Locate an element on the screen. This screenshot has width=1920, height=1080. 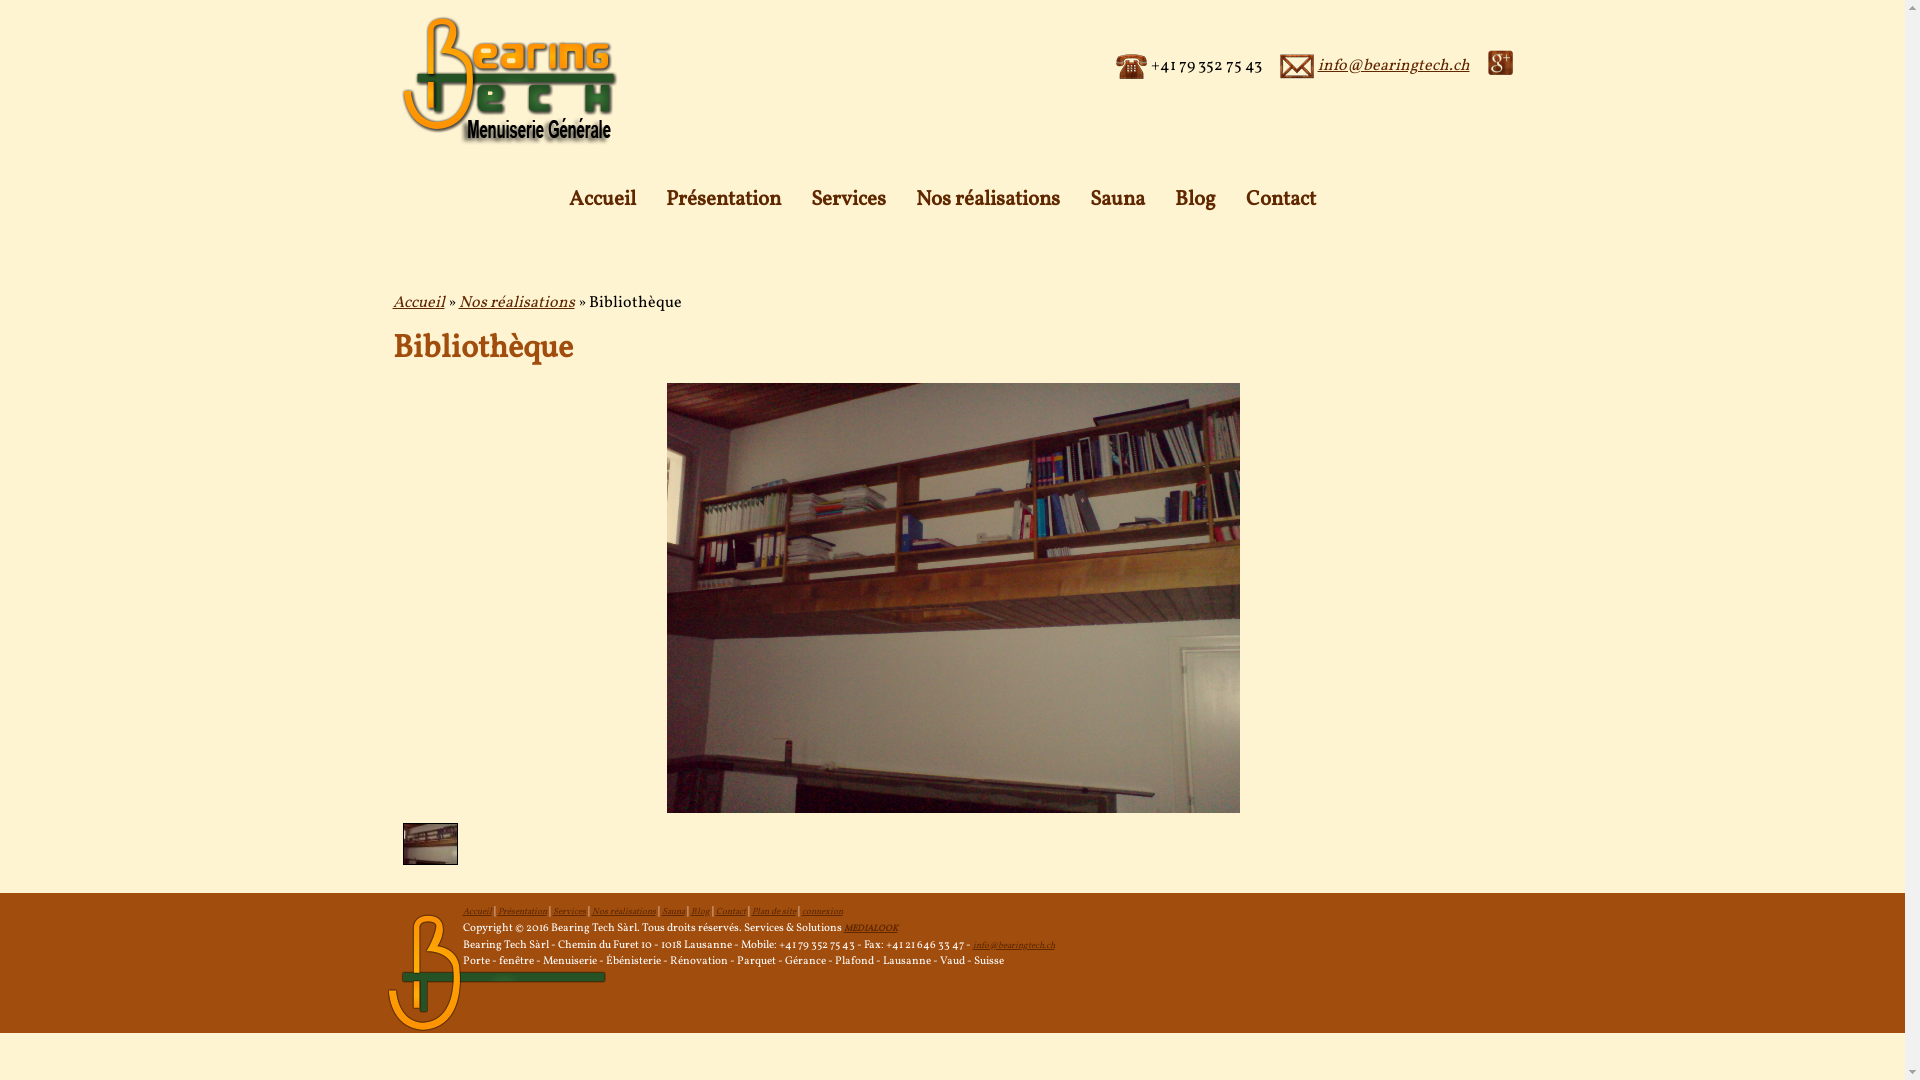
'Accueil' is located at coordinates (475, 911).